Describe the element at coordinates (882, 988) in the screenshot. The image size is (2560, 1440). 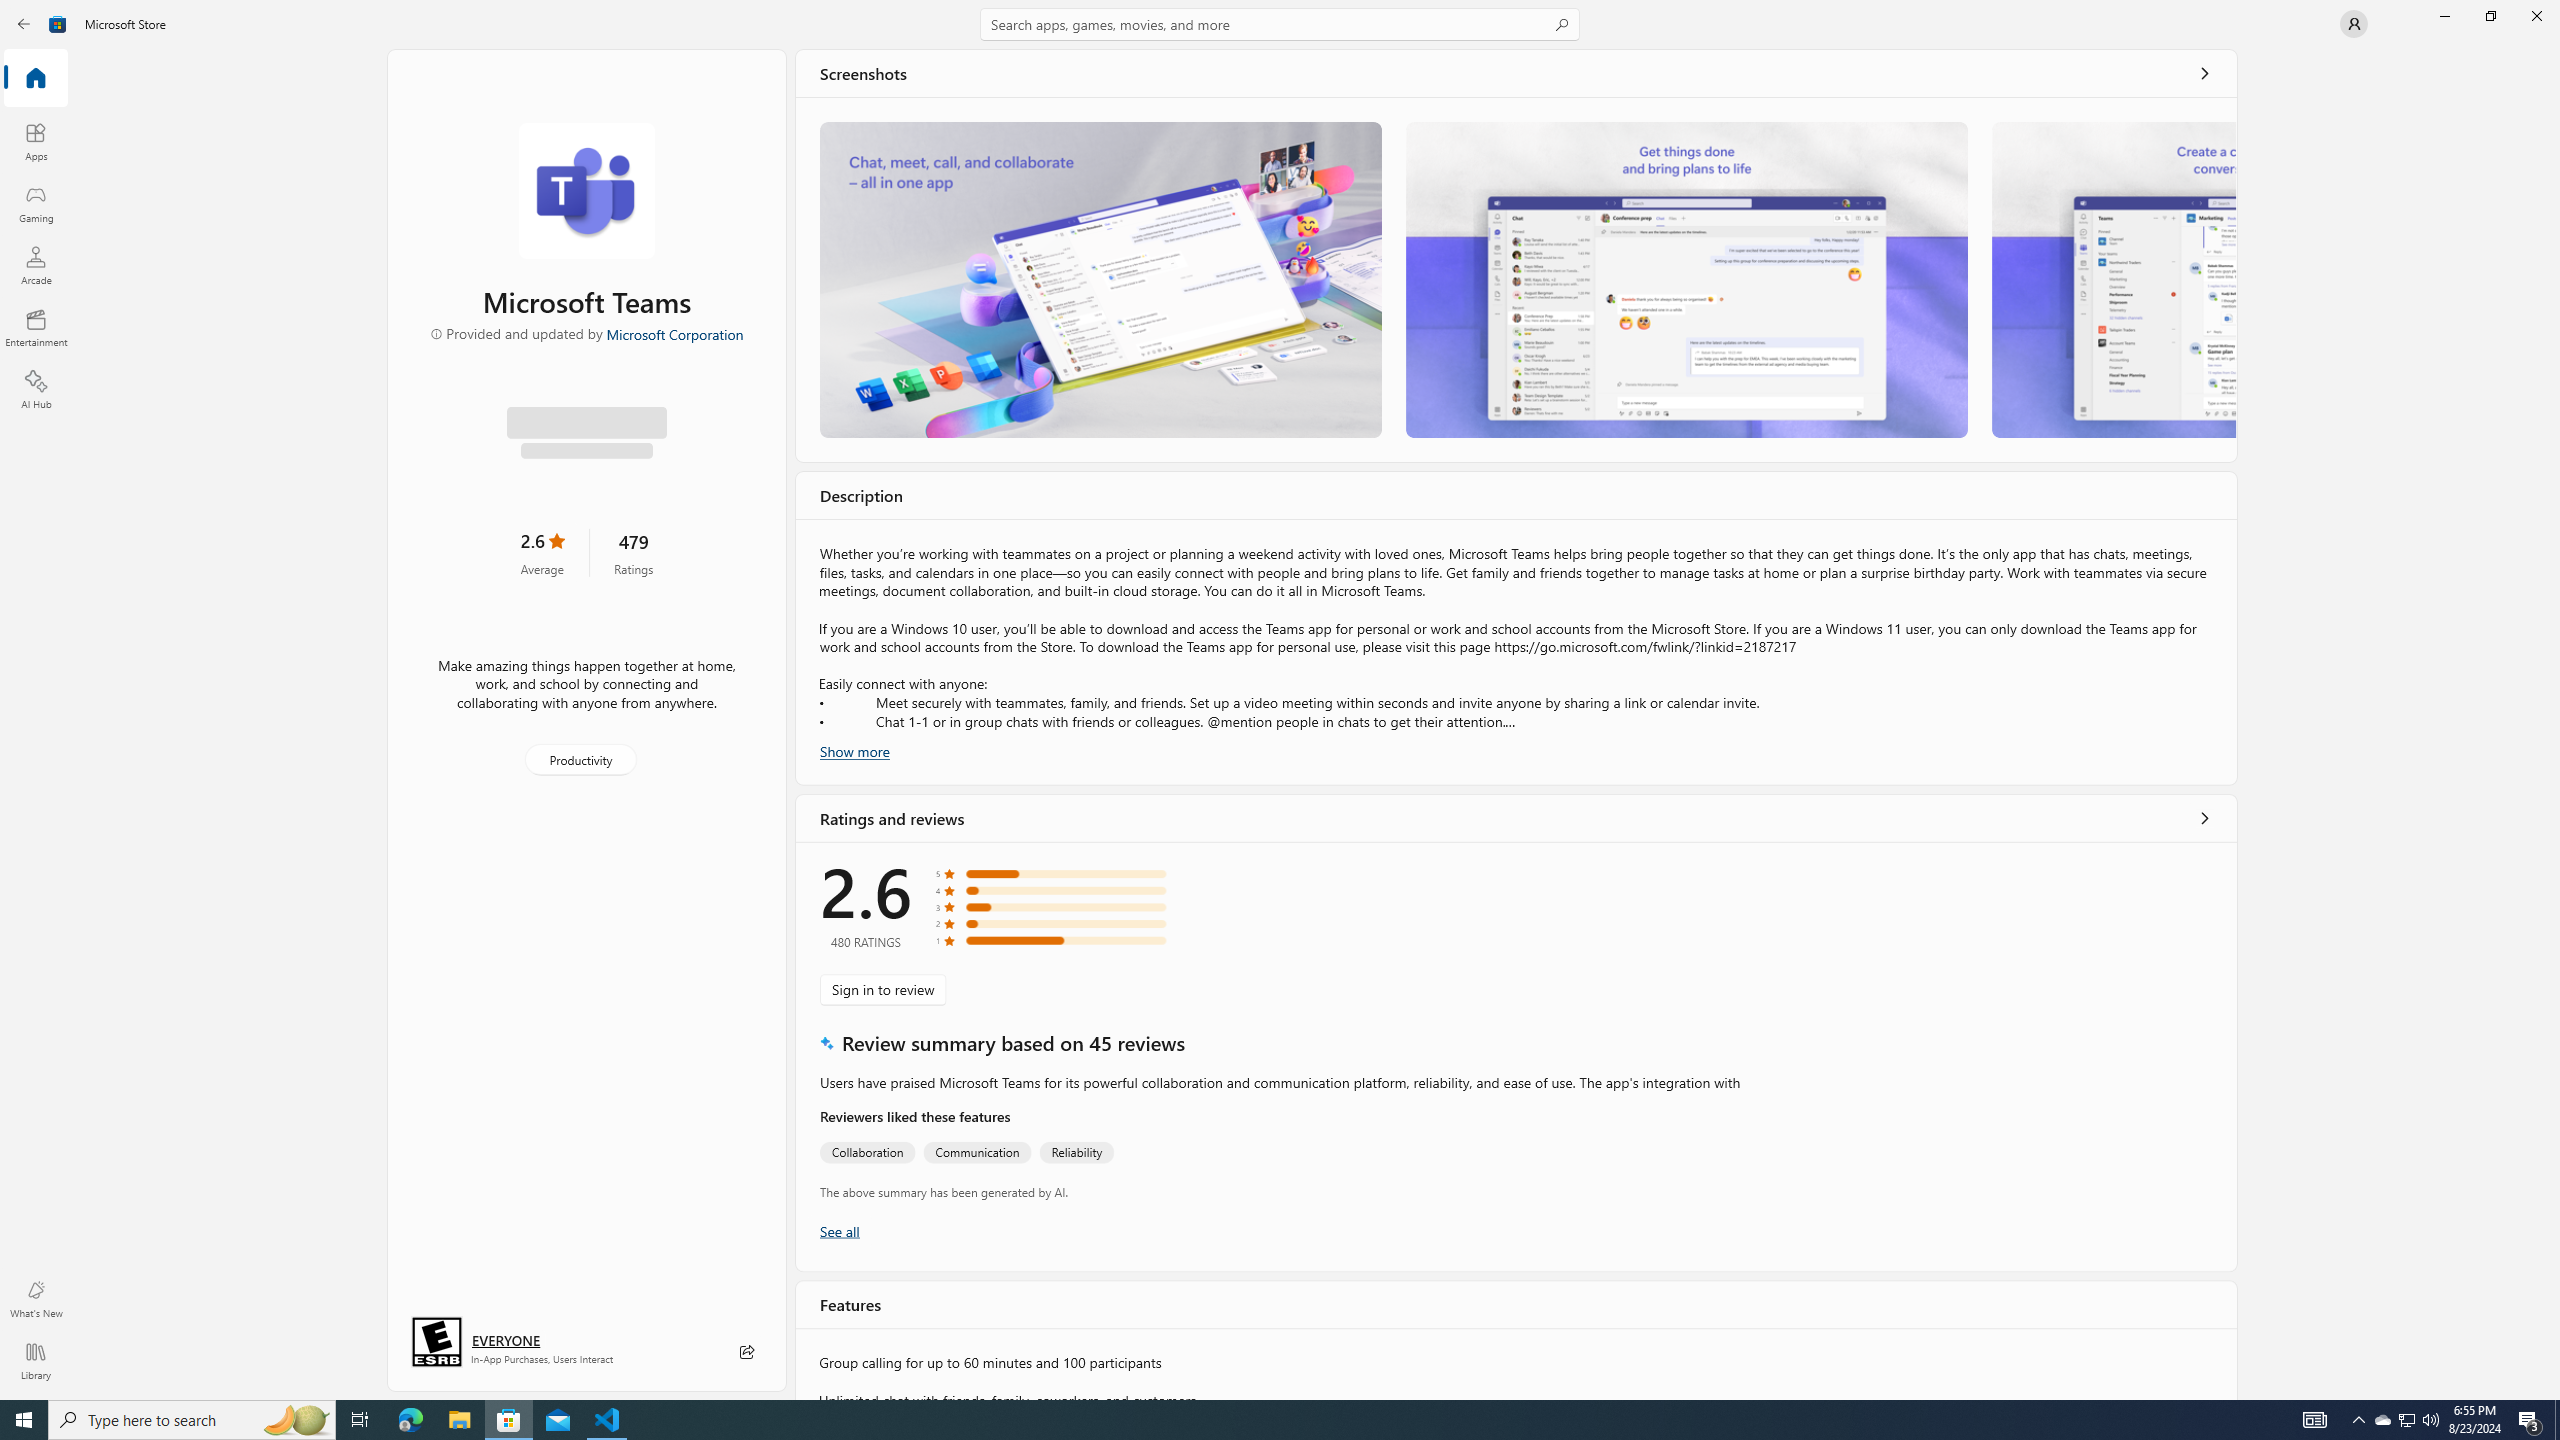
I see `'Sign in to review'` at that location.